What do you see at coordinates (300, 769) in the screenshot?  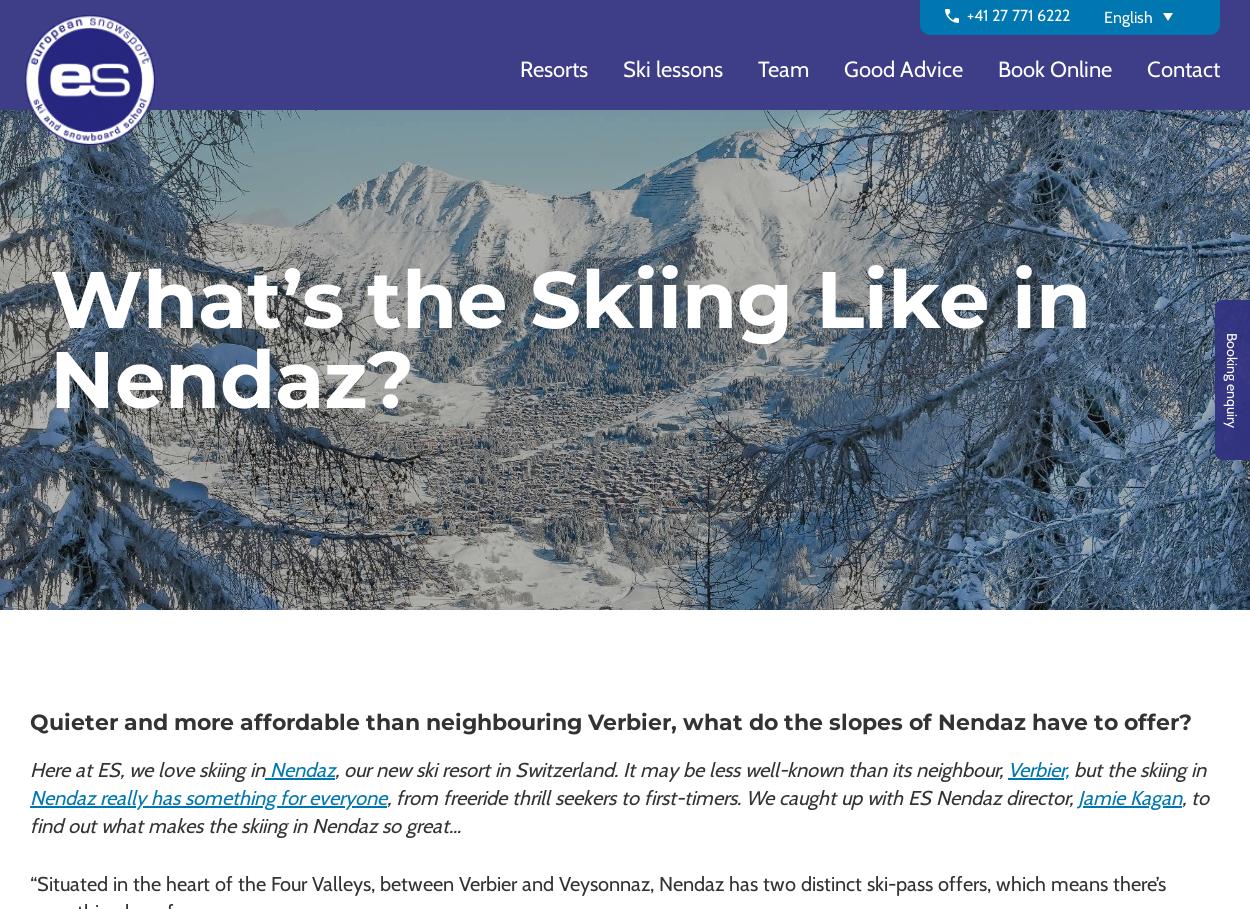 I see `'Nendaz'` at bounding box center [300, 769].